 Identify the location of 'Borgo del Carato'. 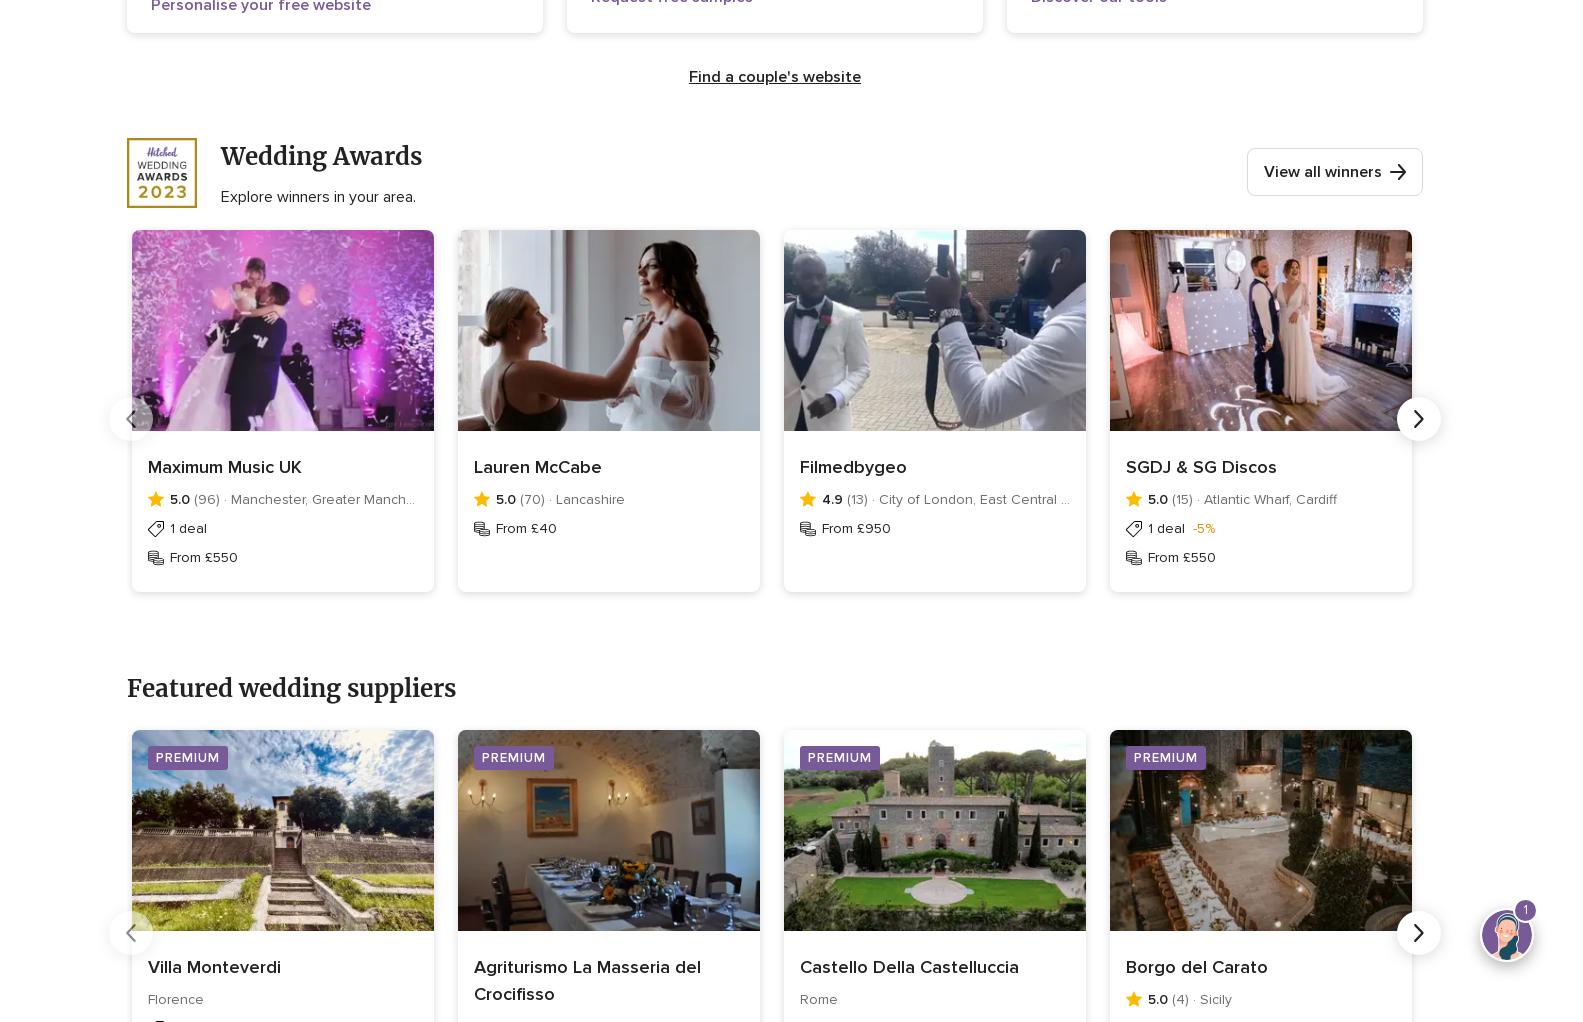
(1196, 966).